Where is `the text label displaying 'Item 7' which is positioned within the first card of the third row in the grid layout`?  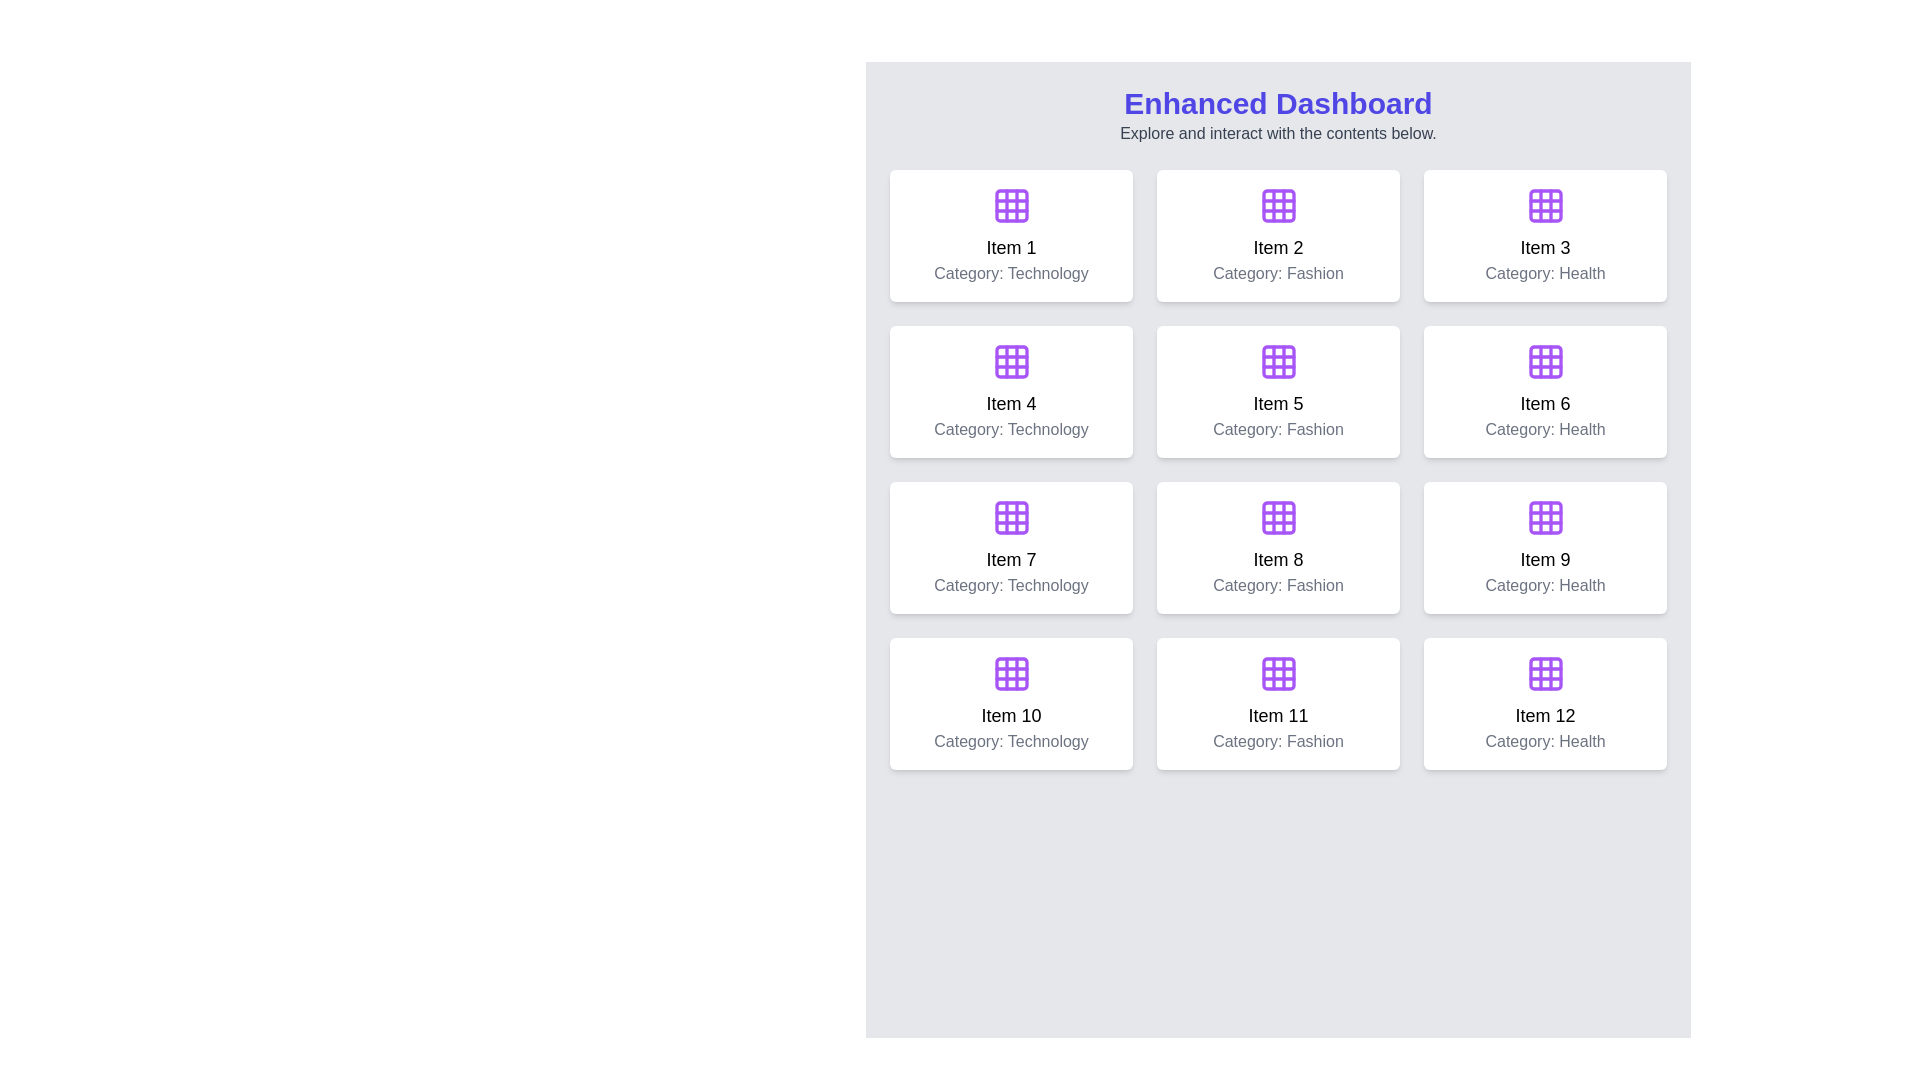
the text label displaying 'Item 7' which is positioned within the first card of the third row in the grid layout is located at coordinates (1011, 559).